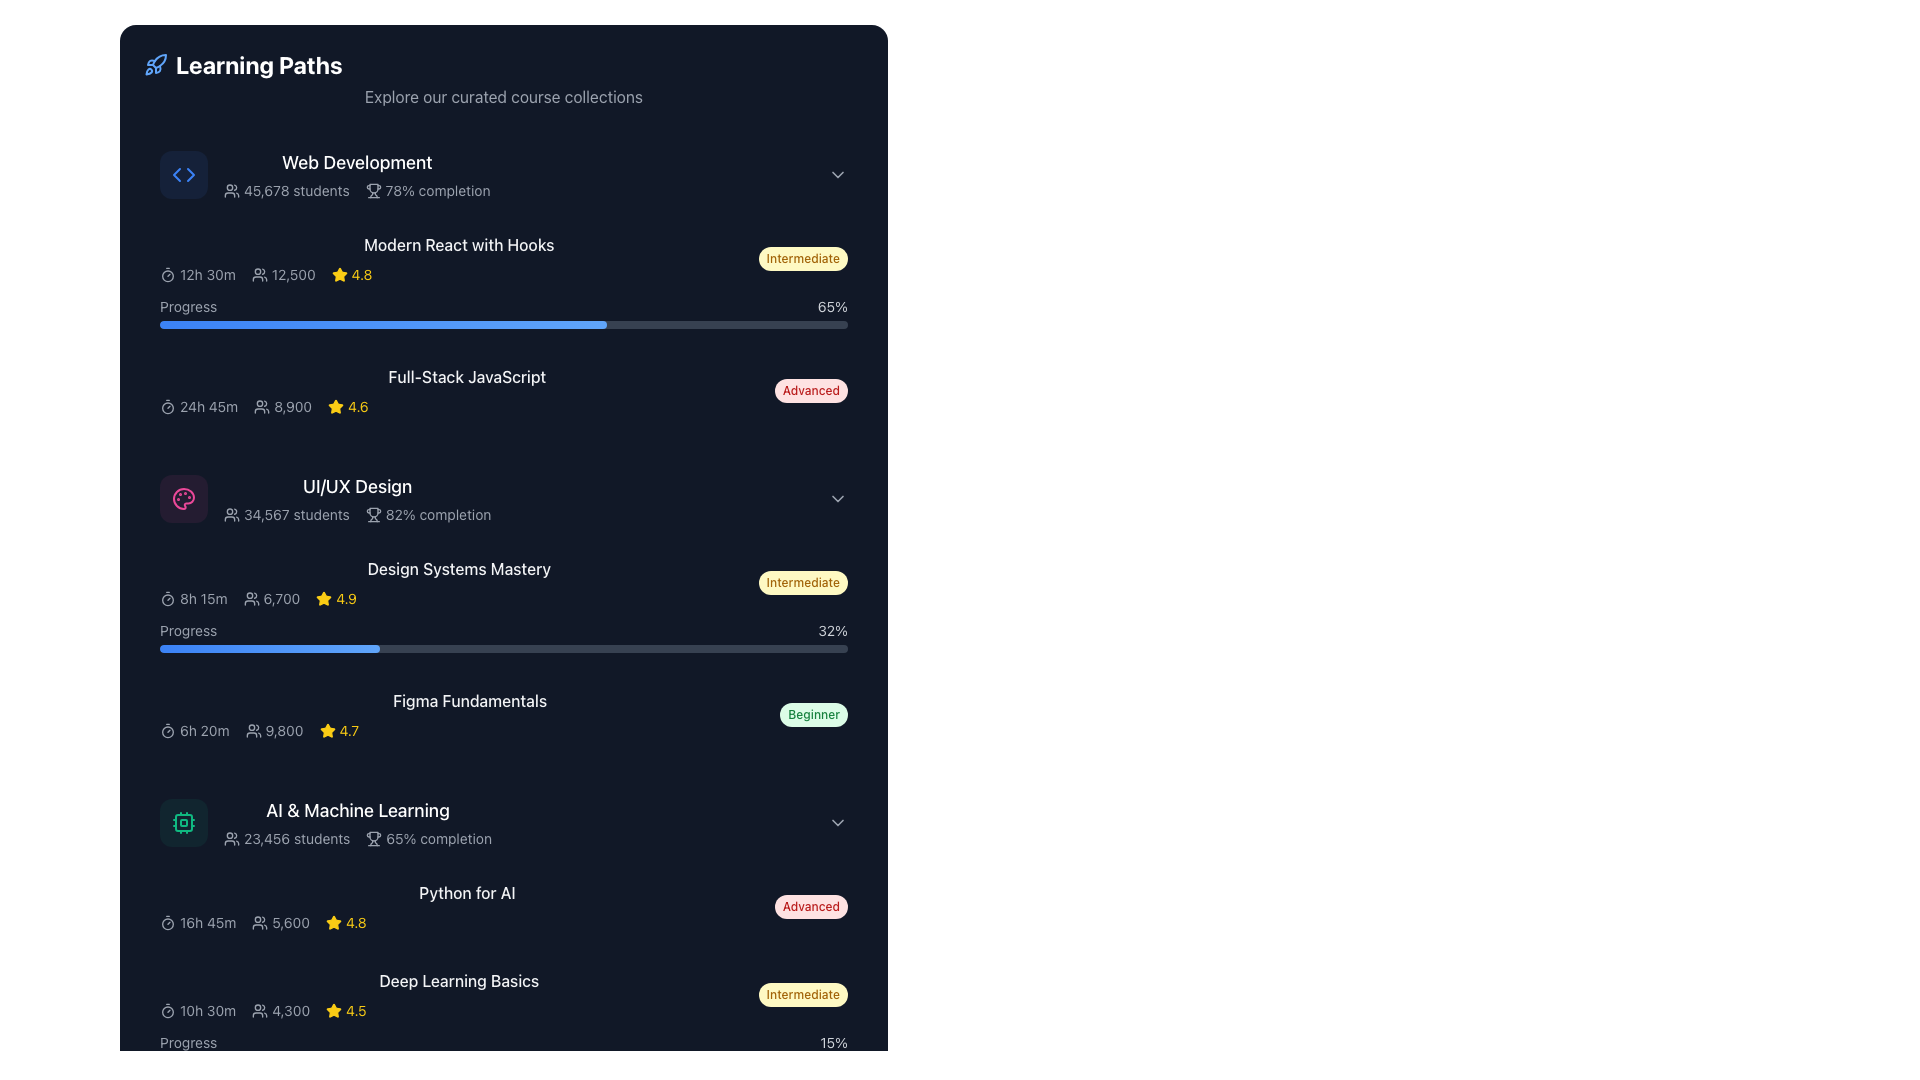 The width and height of the screenshot is (1920, 1080). Describe the element at coordinates (252, 731) in the screenshot. I see `the small icon consisting of two overlapping human figures, which is part of the student enrollment information under the course name 'Figma Fundamentals' in the 'UI/UX Design' section` at that location.